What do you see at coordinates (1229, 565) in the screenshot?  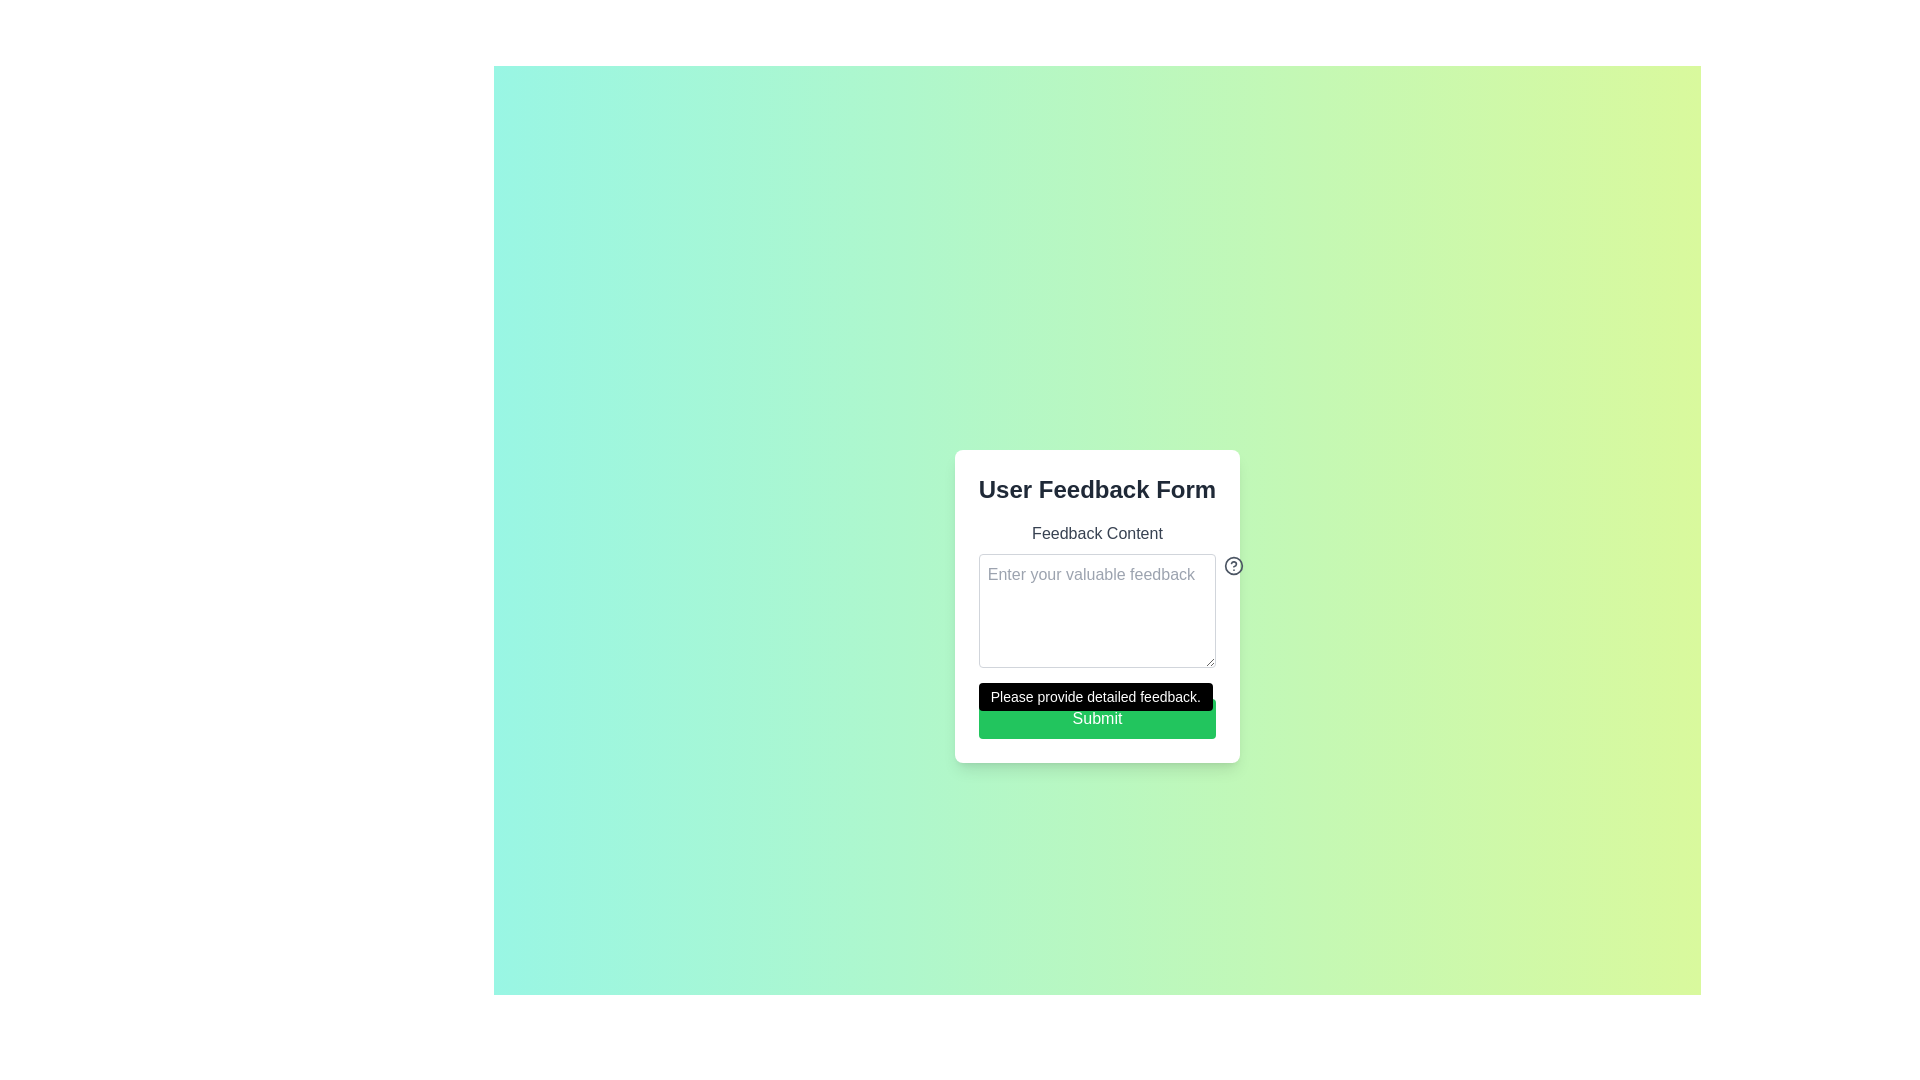 I see `the help button located to the right of the 'Feedback Content' text input box` at bounding box center [1229, 565].